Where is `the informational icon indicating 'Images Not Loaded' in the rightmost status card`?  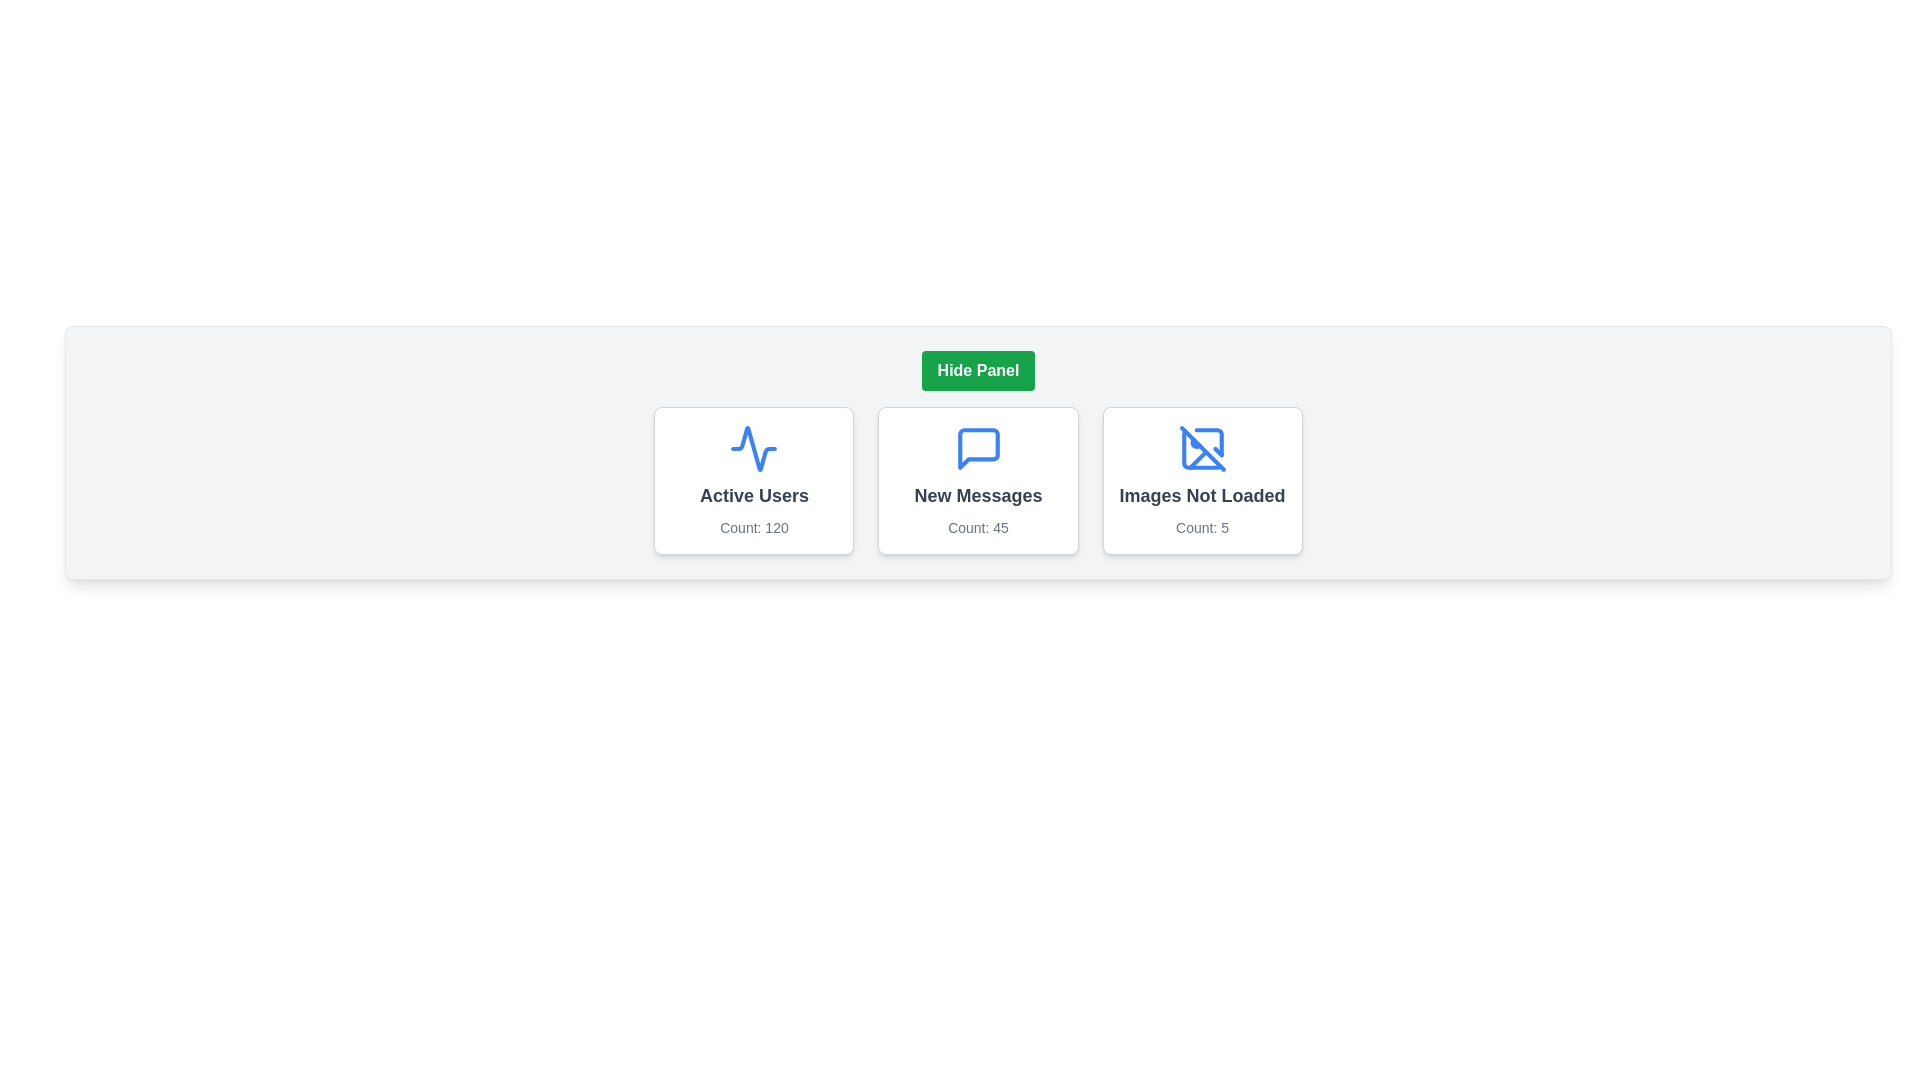 the informational icon indicating 'Images Not Loaded' in the rightmost status card is located at coordinates (1201, 447).